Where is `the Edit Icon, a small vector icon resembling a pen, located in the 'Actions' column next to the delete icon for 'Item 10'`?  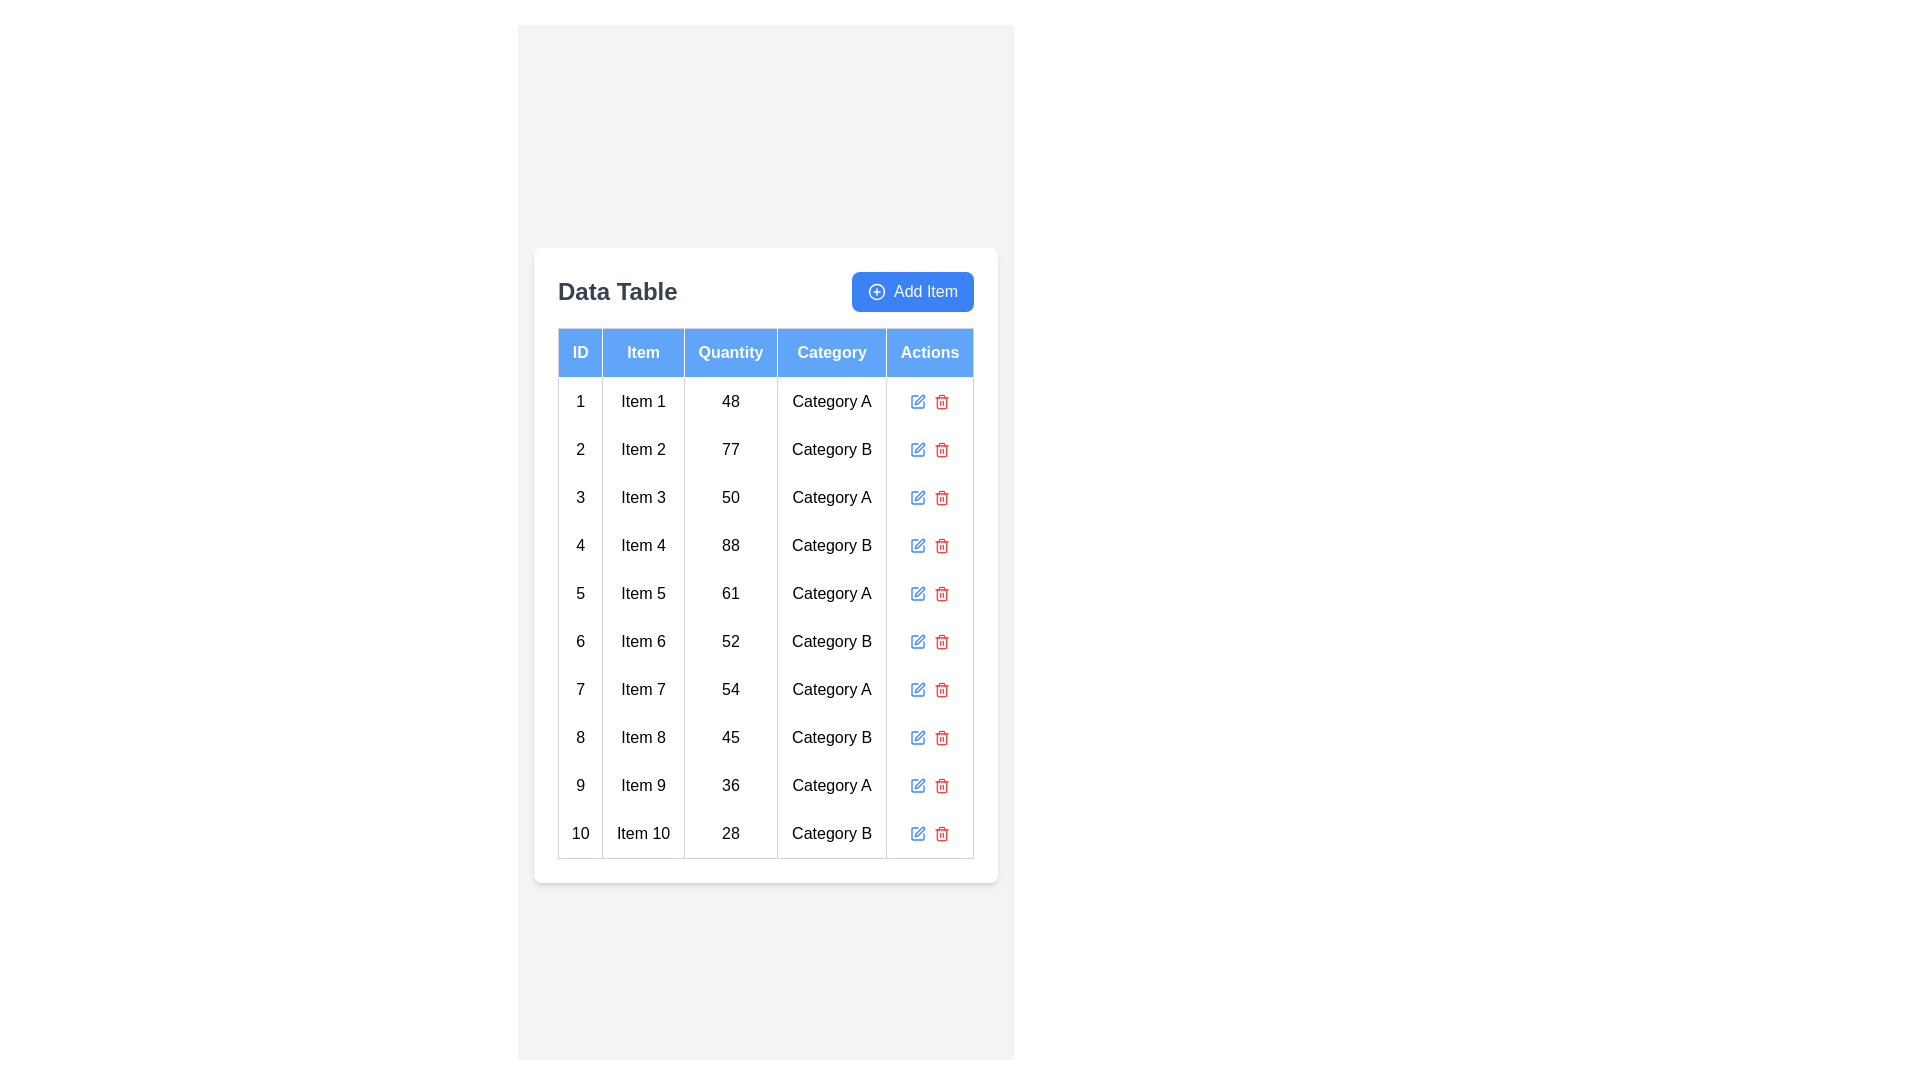
the Edit Icon, a small vector icon resembling a pen, located in the 'Actions' column next to the delete icon for 'Item 10' is located at coordinates (919, 831).